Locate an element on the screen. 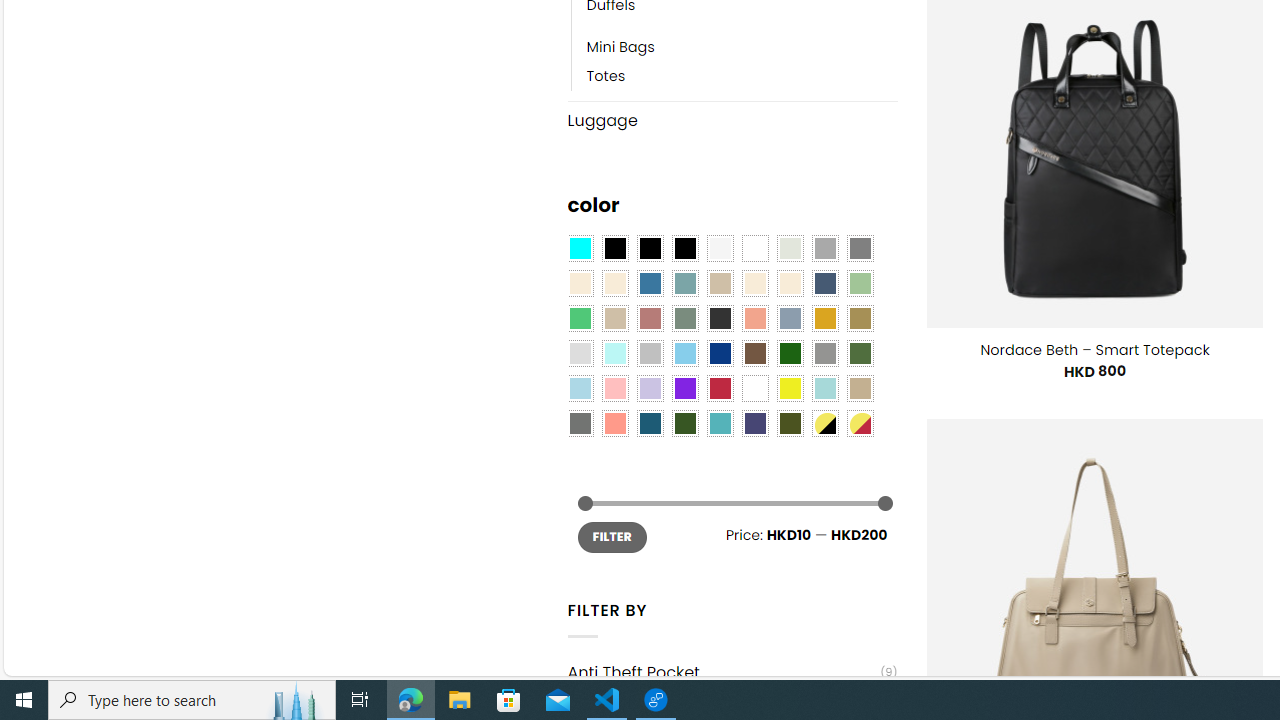 This screenshot has width=1280, height=720. 'Yellow-Black' is located at coordinates (824, 423).